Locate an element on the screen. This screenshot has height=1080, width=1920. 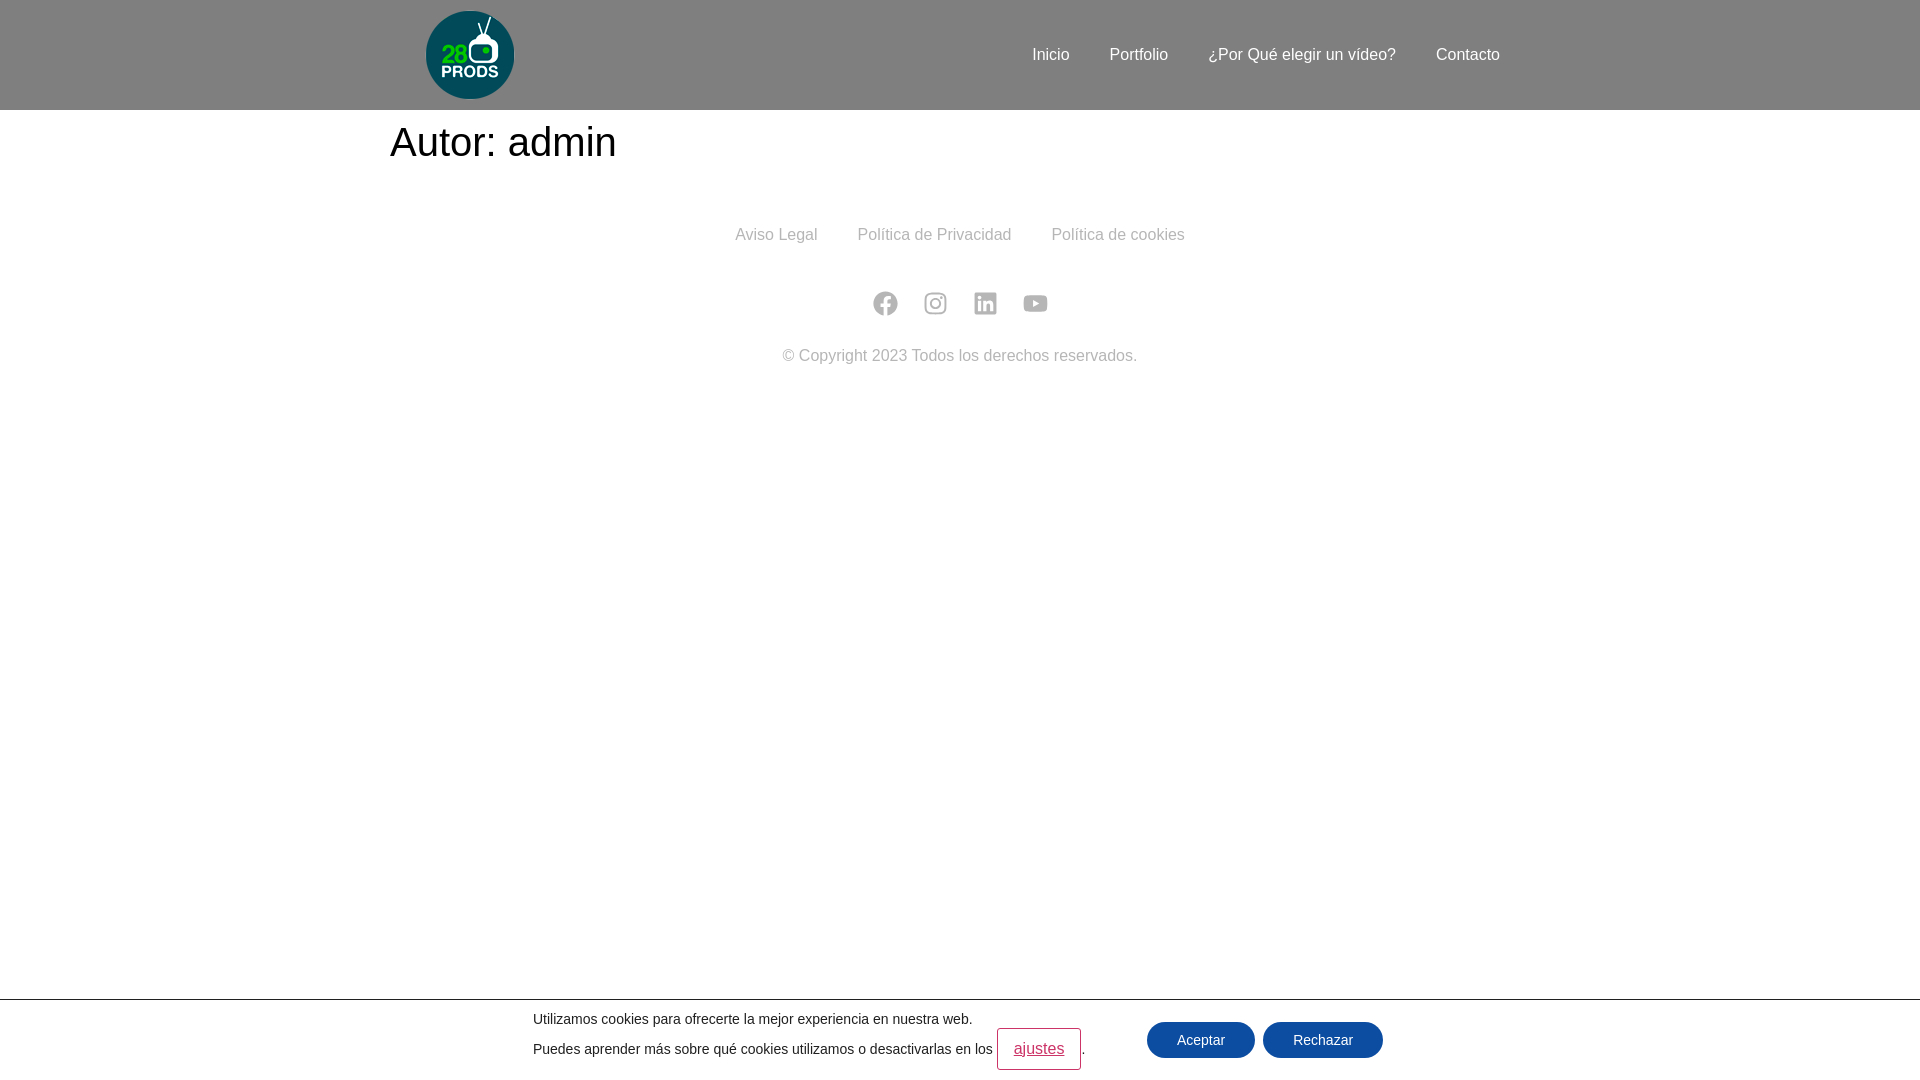
'Portfolio' is located at coordinates (1139, 53).